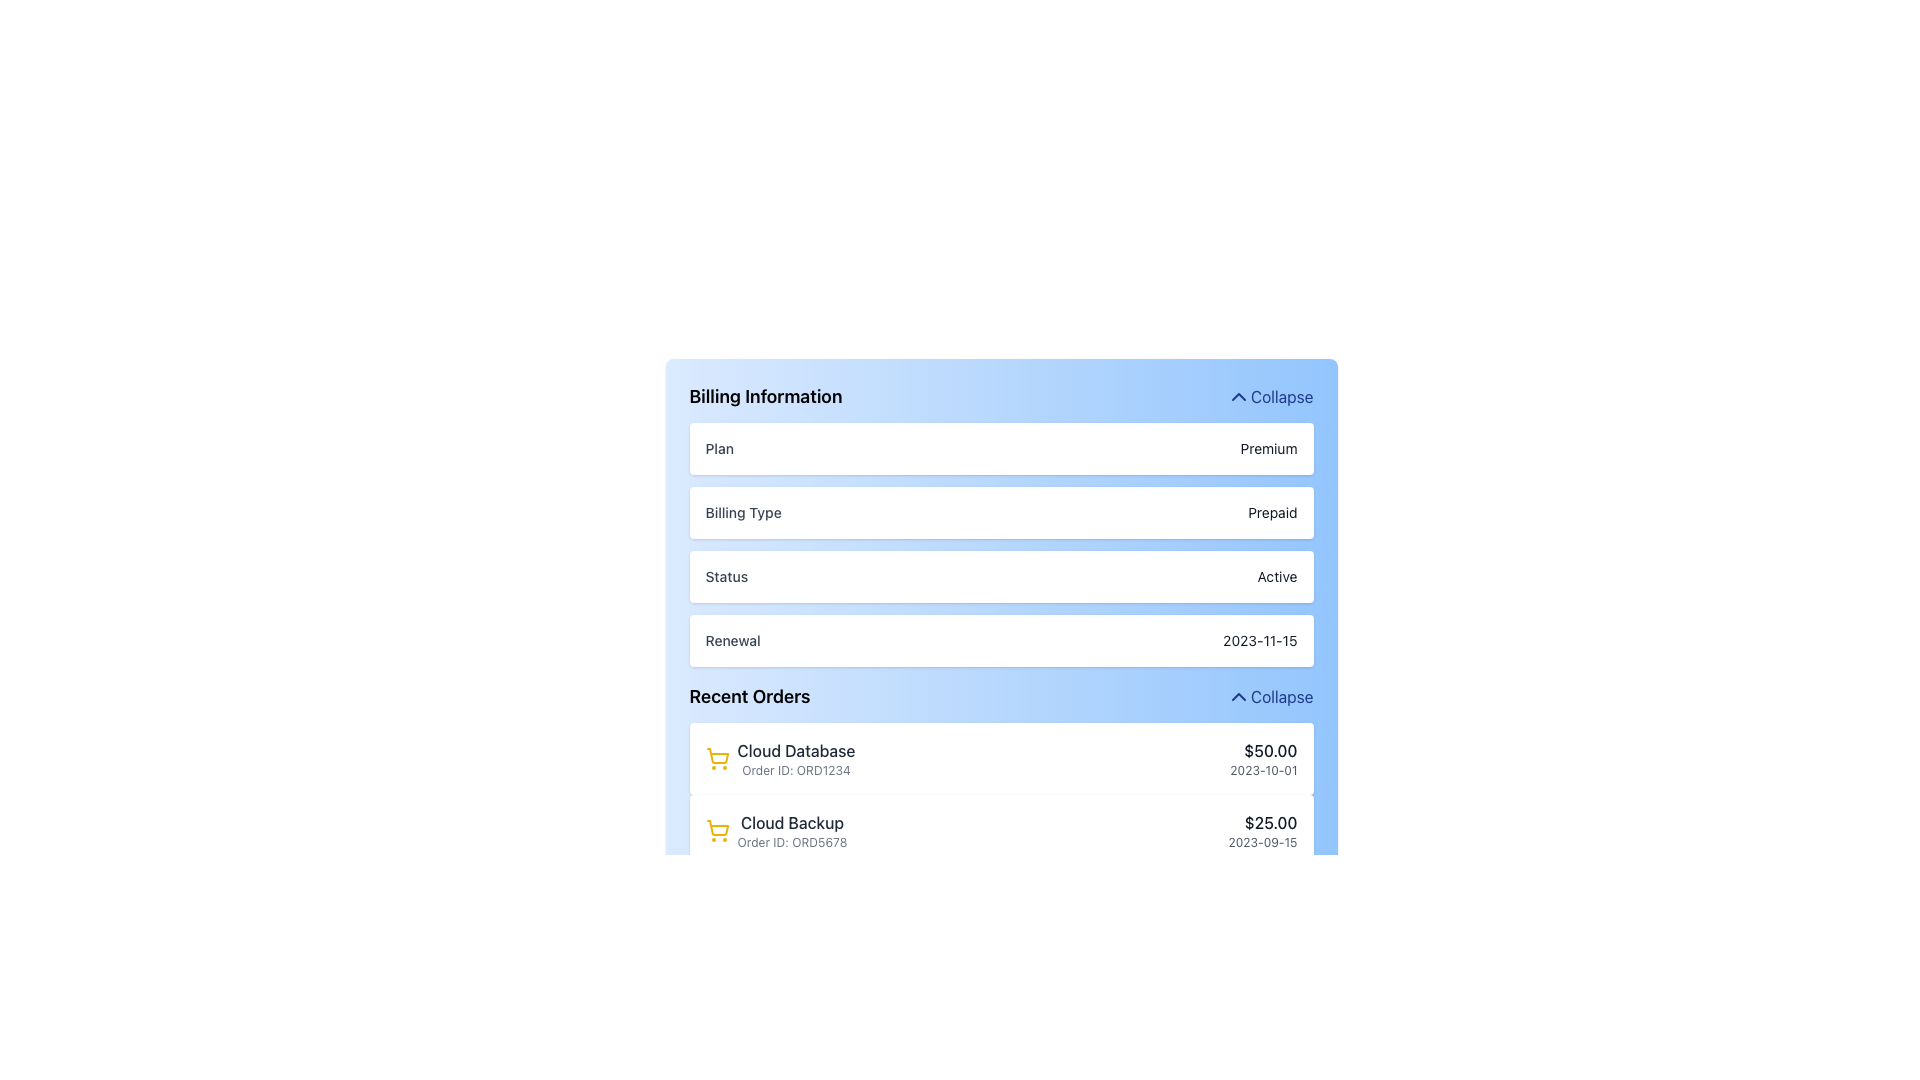  What do you see at coordinates (795, 751) in the screenshot?
I see `text of the 'Cloud Database' label located in the 'Recent Orders' section, which is the first item in the list and appears above the 'Order ID: ORD1234'` at bounding box center [795, 751].